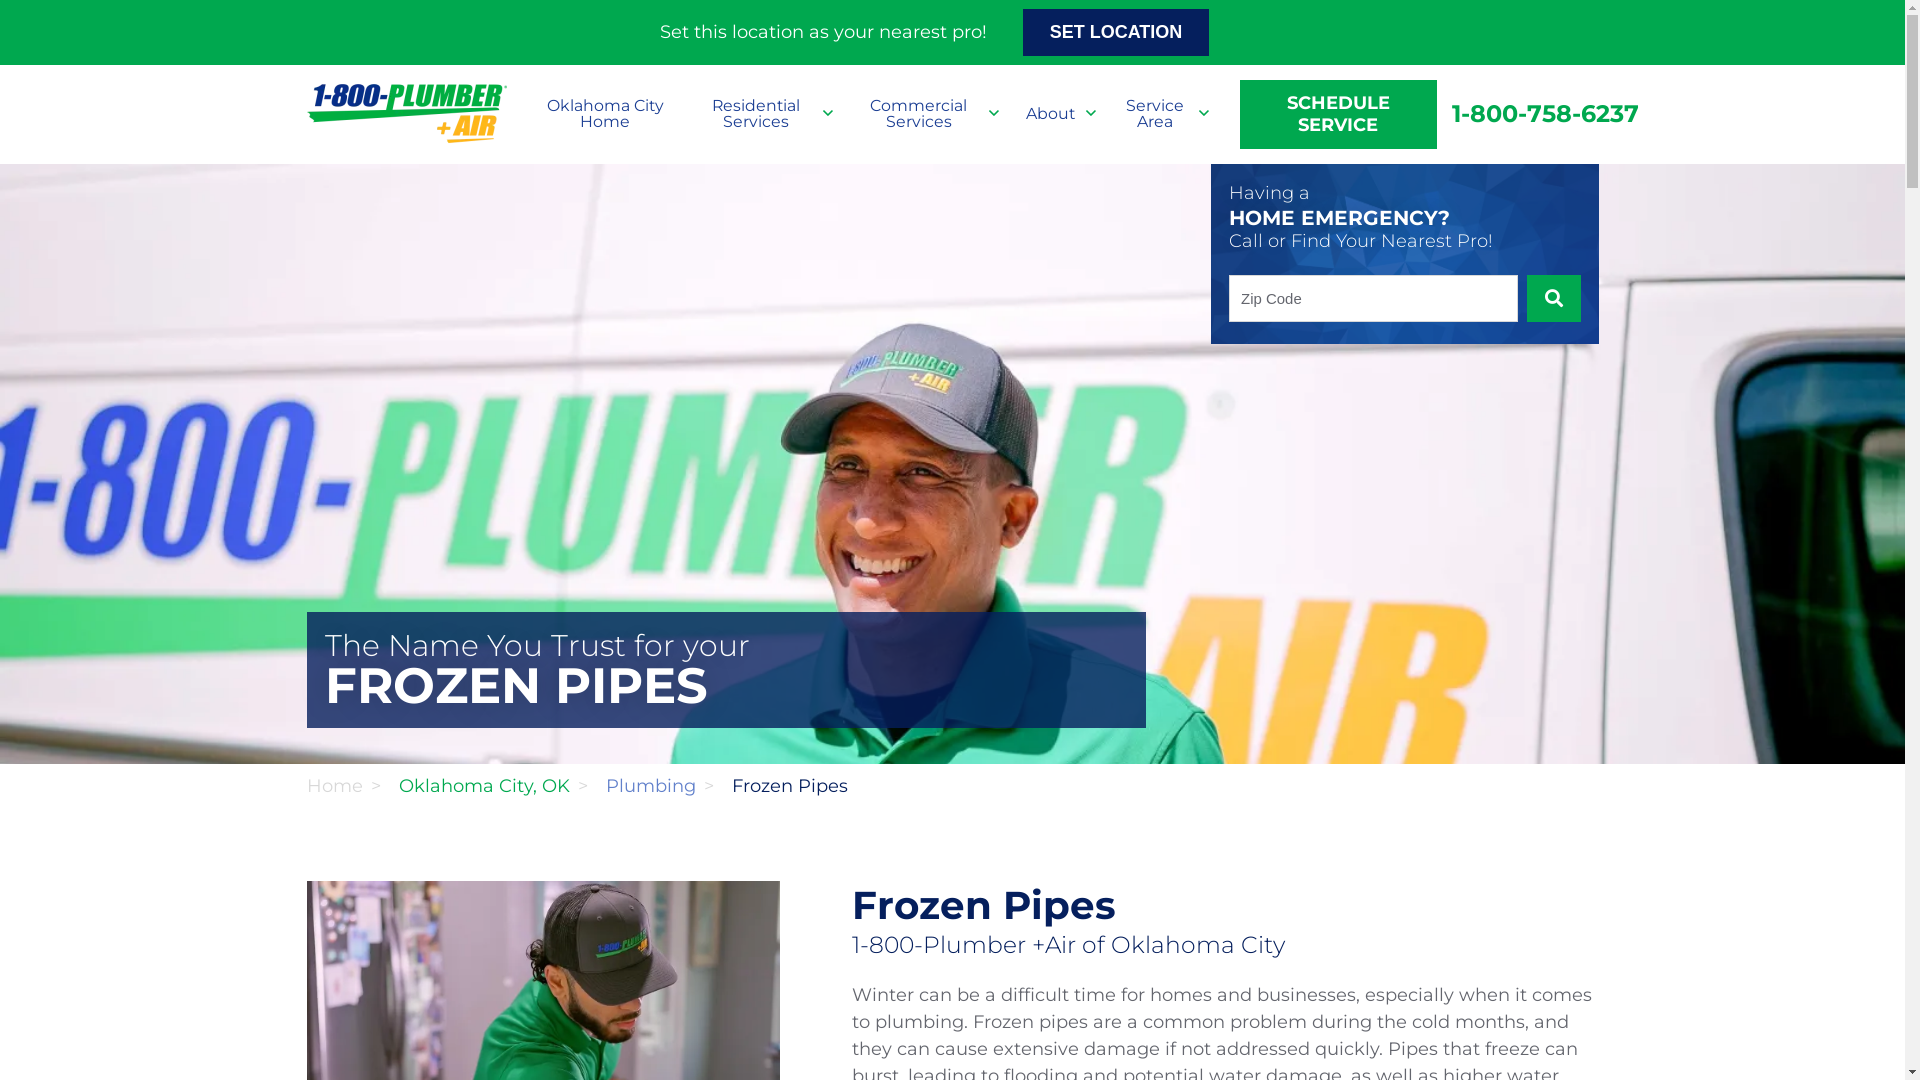  Describe the element at coordinates (527, 114) in the screenshot. I see `'Oklahoma City Home'` at that location.